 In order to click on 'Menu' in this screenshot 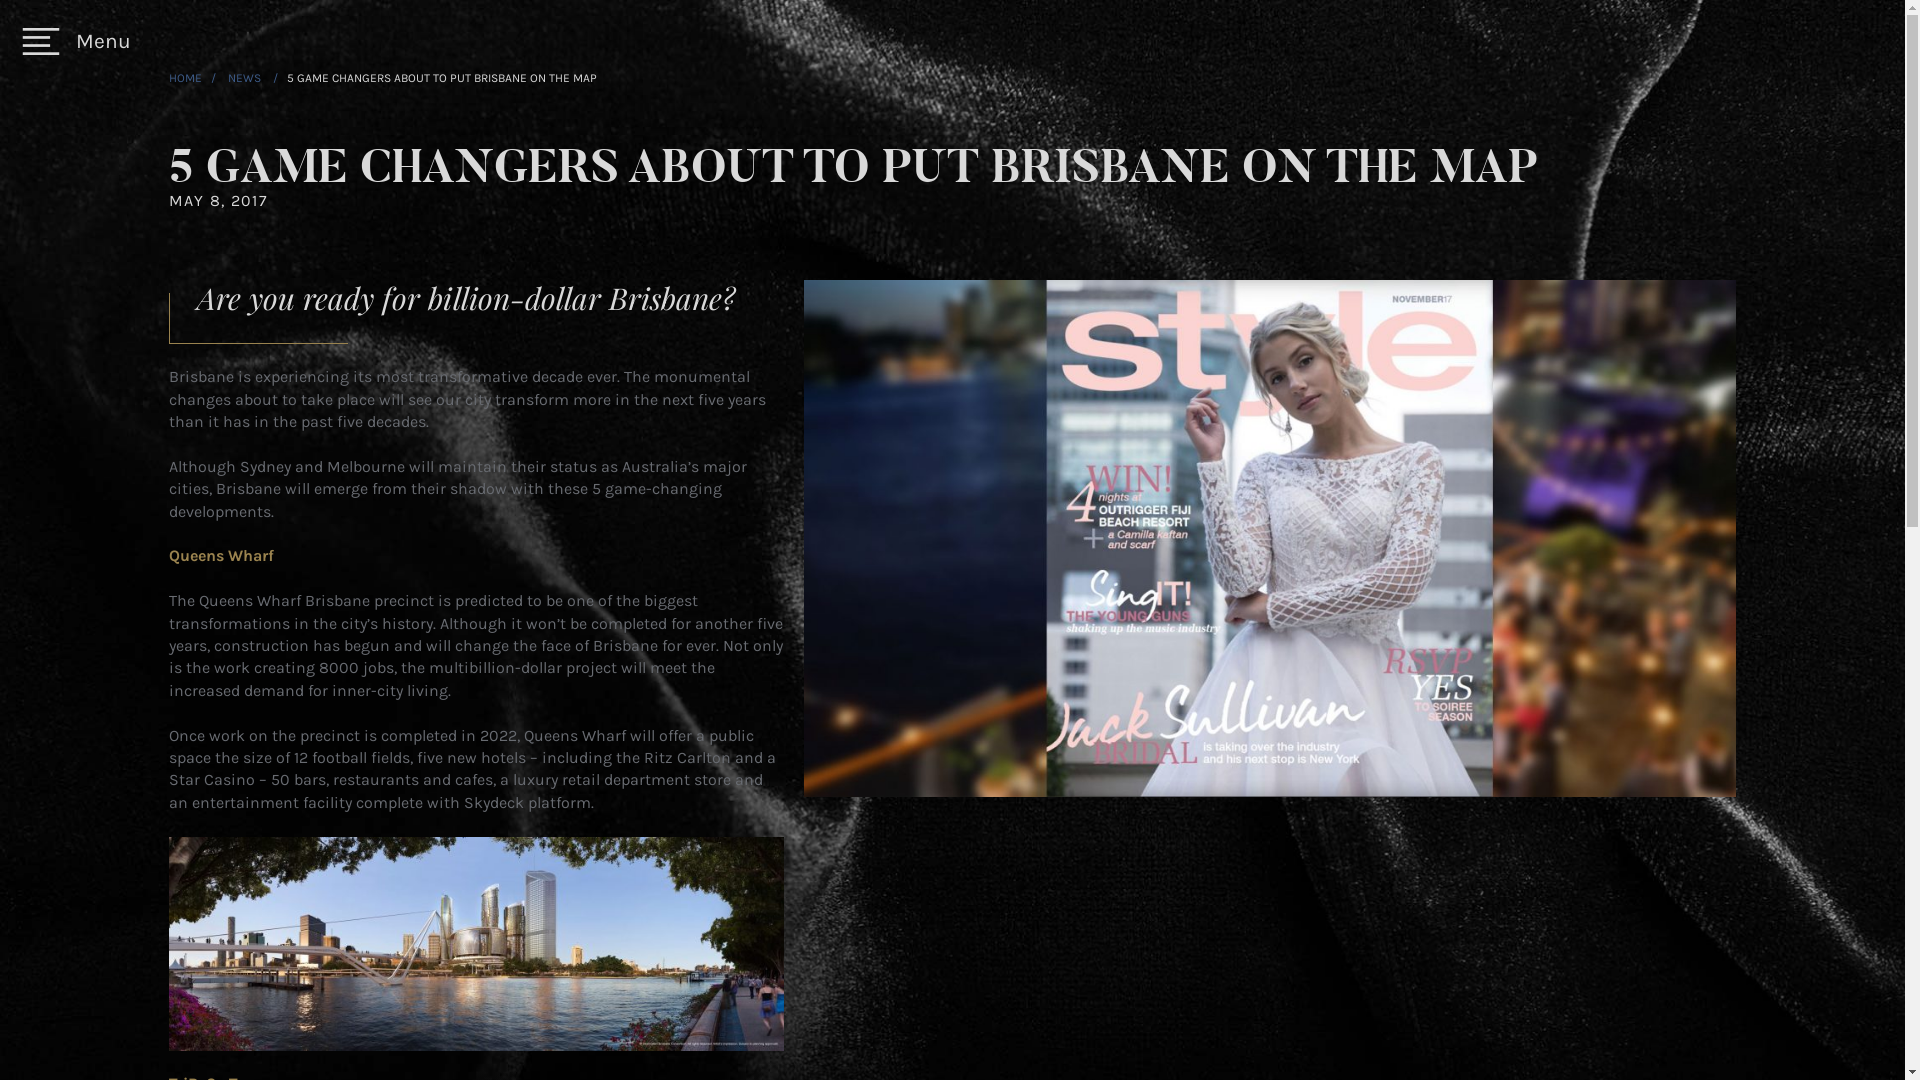, I will do `click(76, 41)`.